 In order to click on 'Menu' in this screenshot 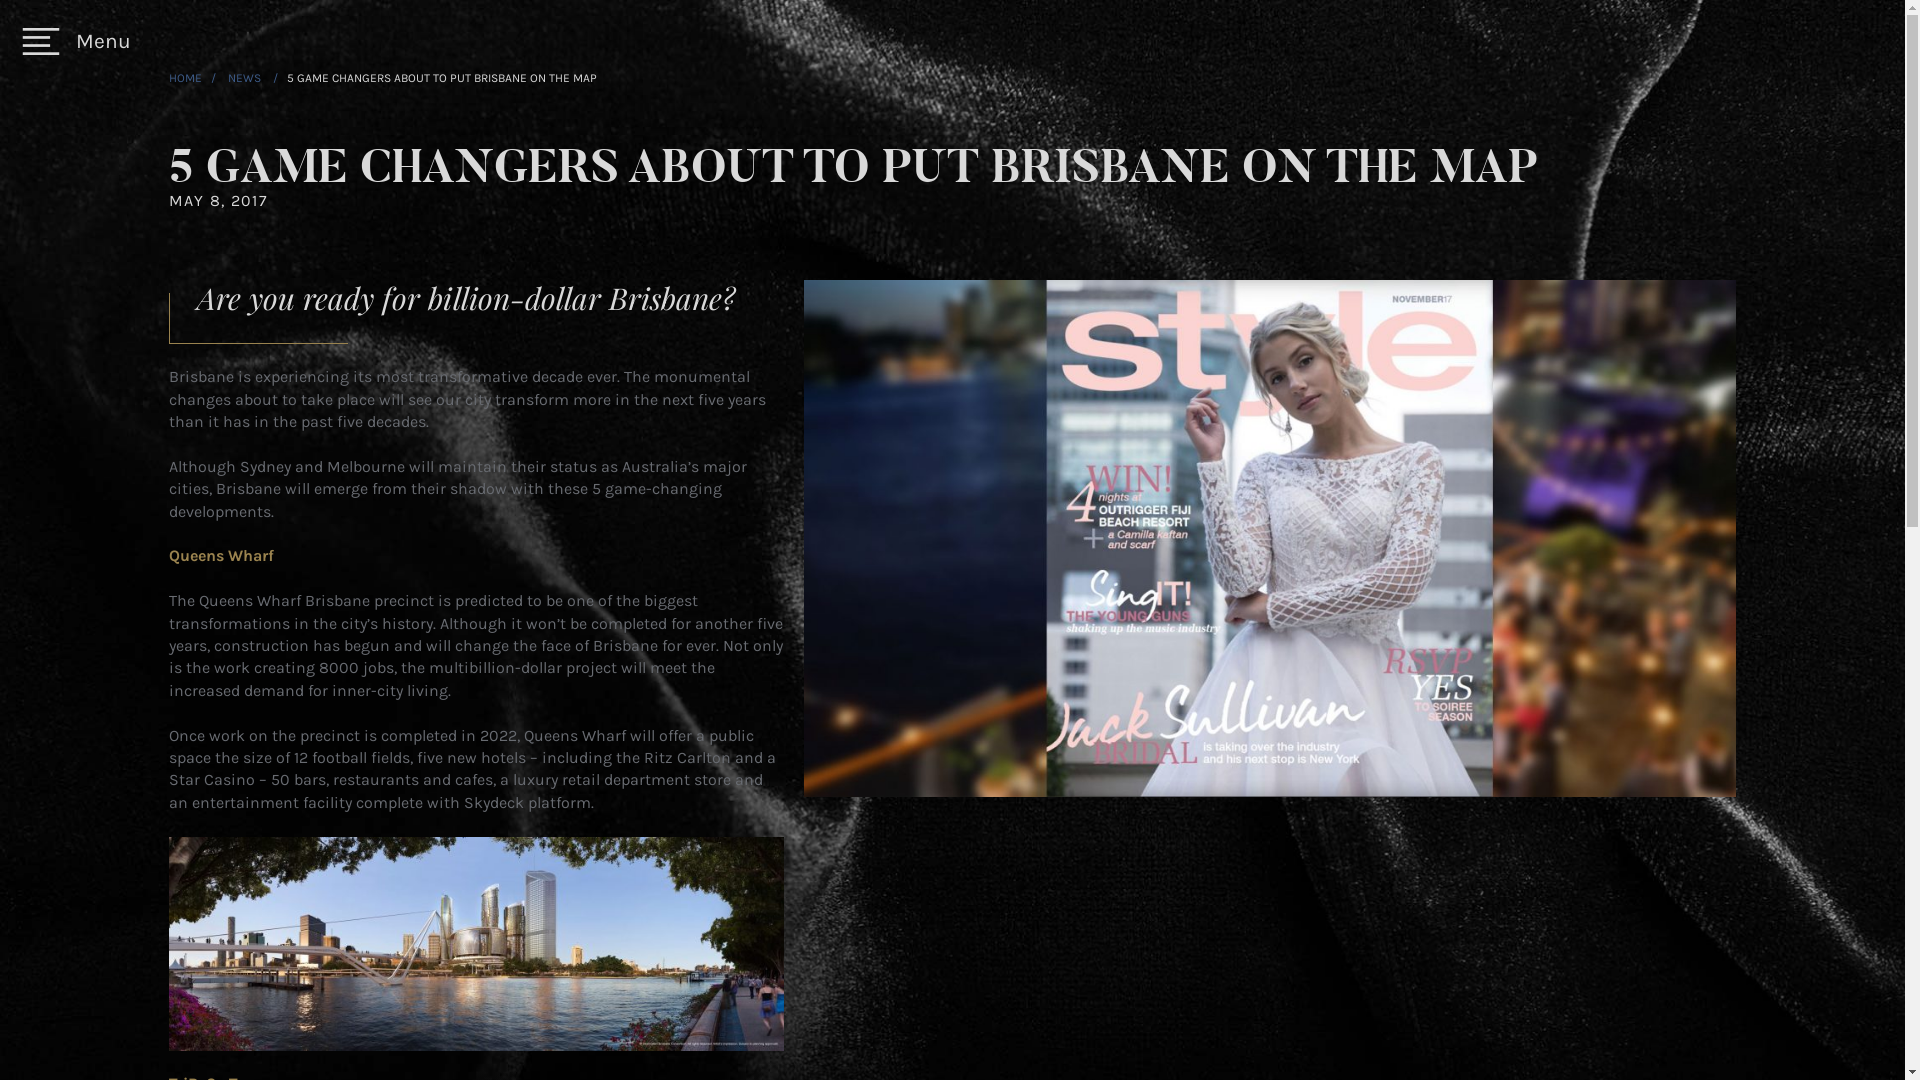, I will do `click(76, 41)`.